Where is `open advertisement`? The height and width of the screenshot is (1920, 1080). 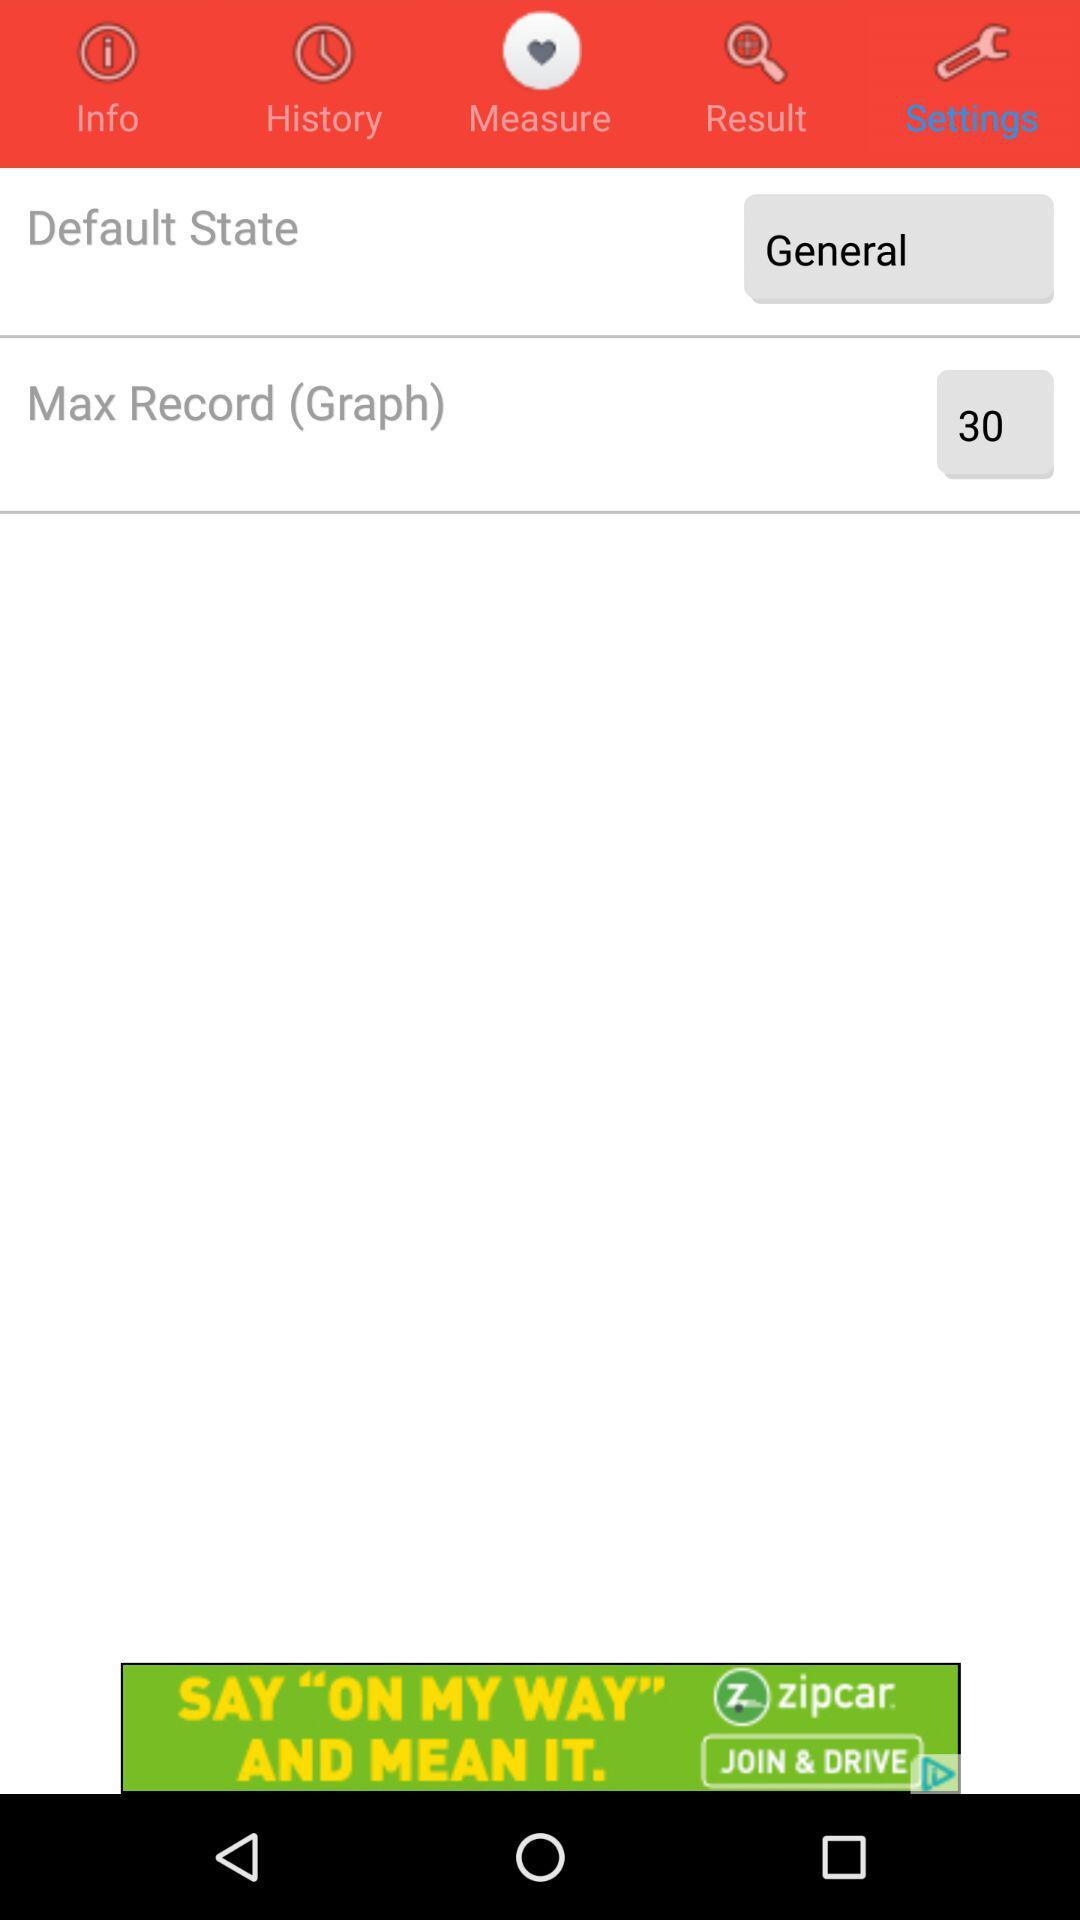 open advertisement is located at coordinates (540, 1727).